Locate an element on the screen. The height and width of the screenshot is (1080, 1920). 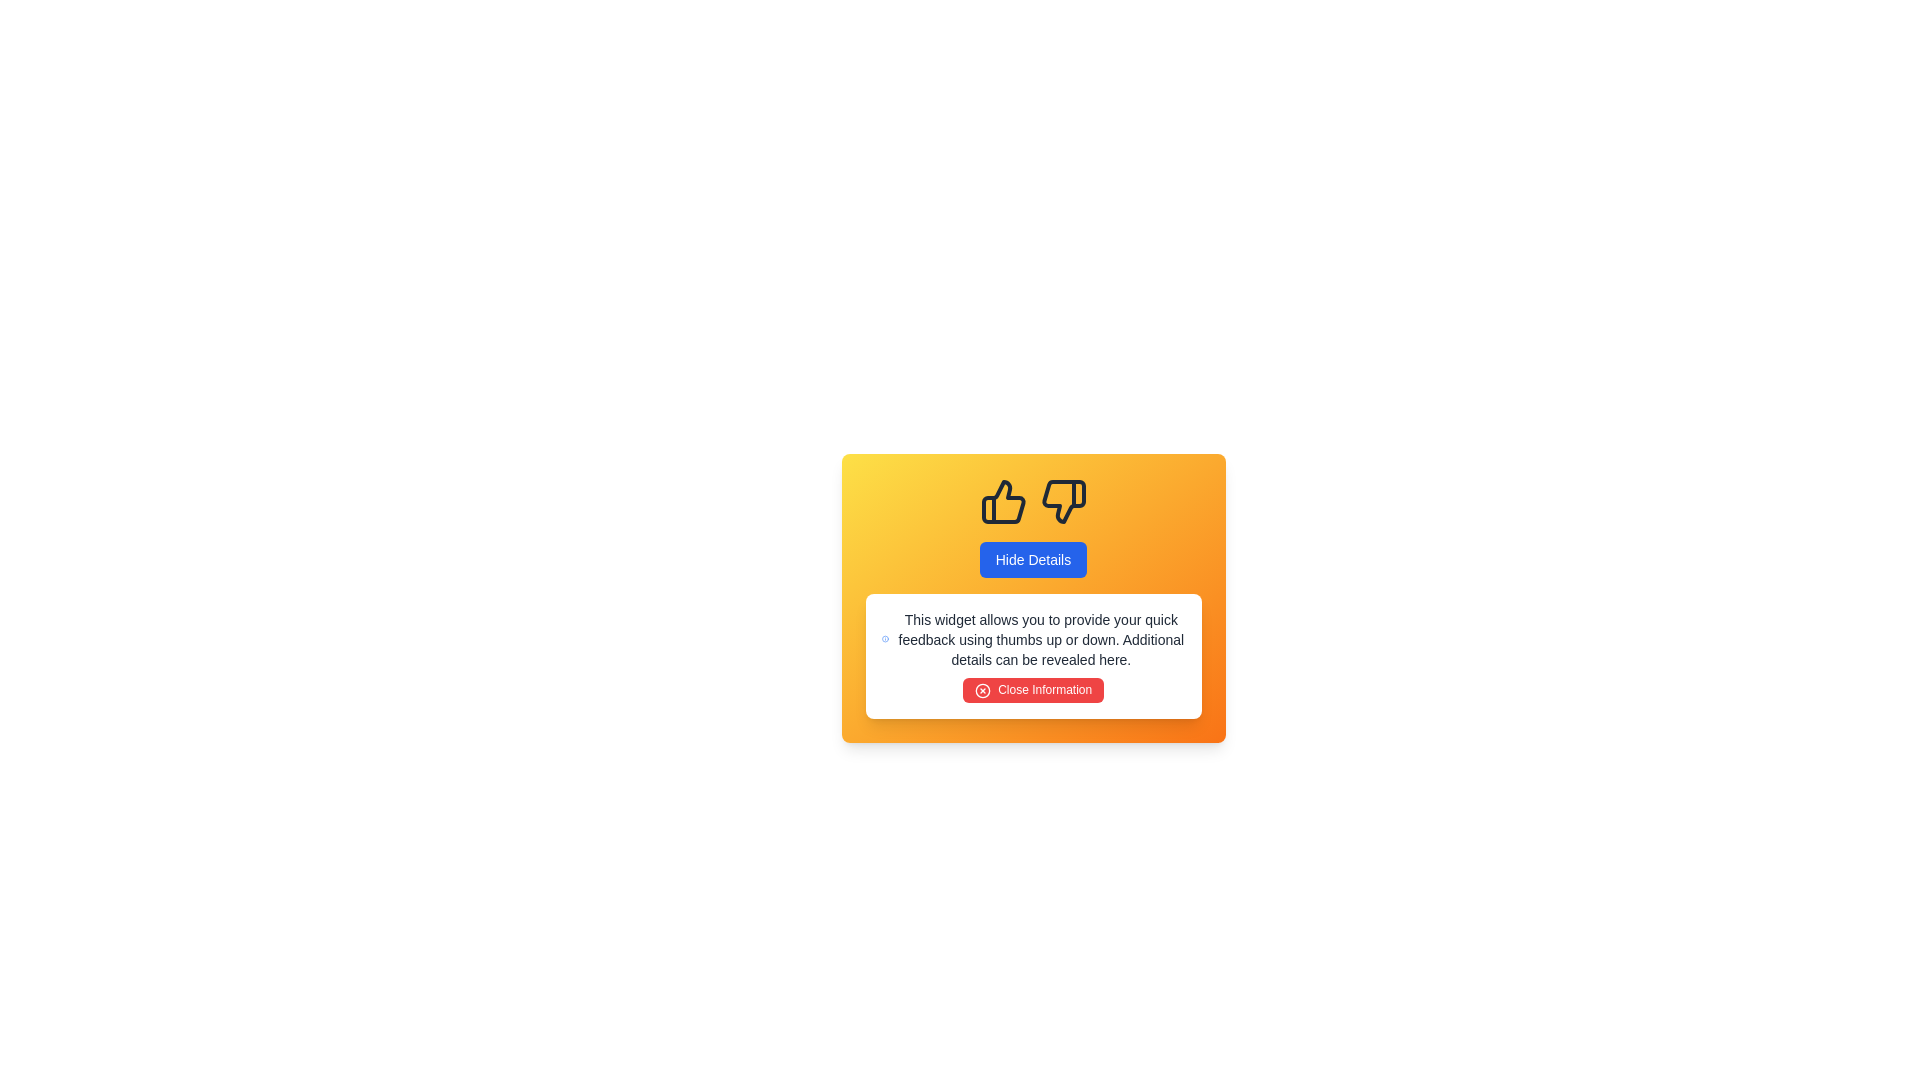
the feedback icon/button located as the second element in a horizontal group of feedback buttons, positioned to the right of the thumbs-up icon is located at coordinates (1062, 500).